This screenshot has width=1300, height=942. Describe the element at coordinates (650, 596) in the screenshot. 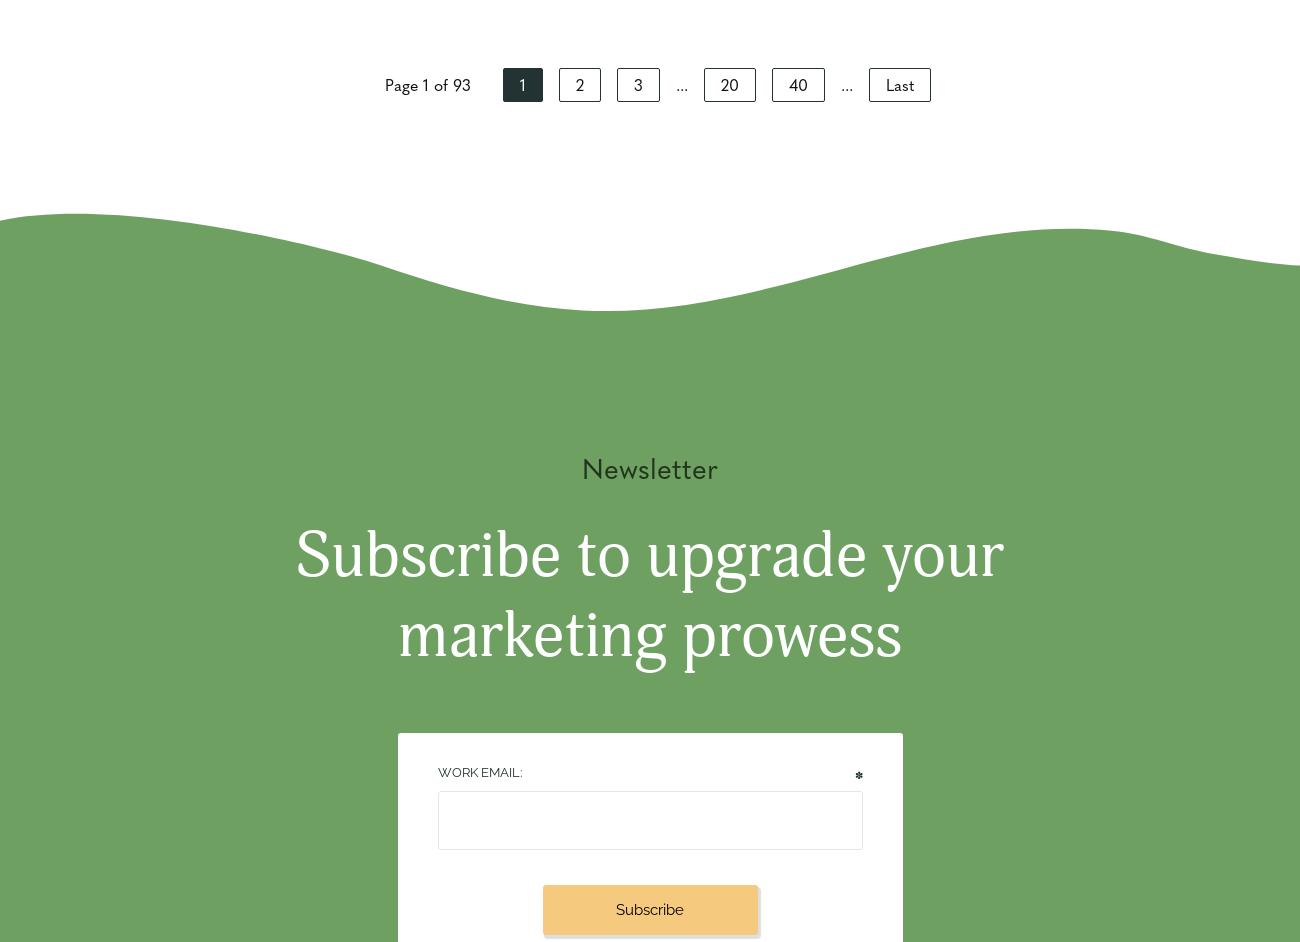

I see `'Subscribe to upgrade your marketing prowess'` at that location.